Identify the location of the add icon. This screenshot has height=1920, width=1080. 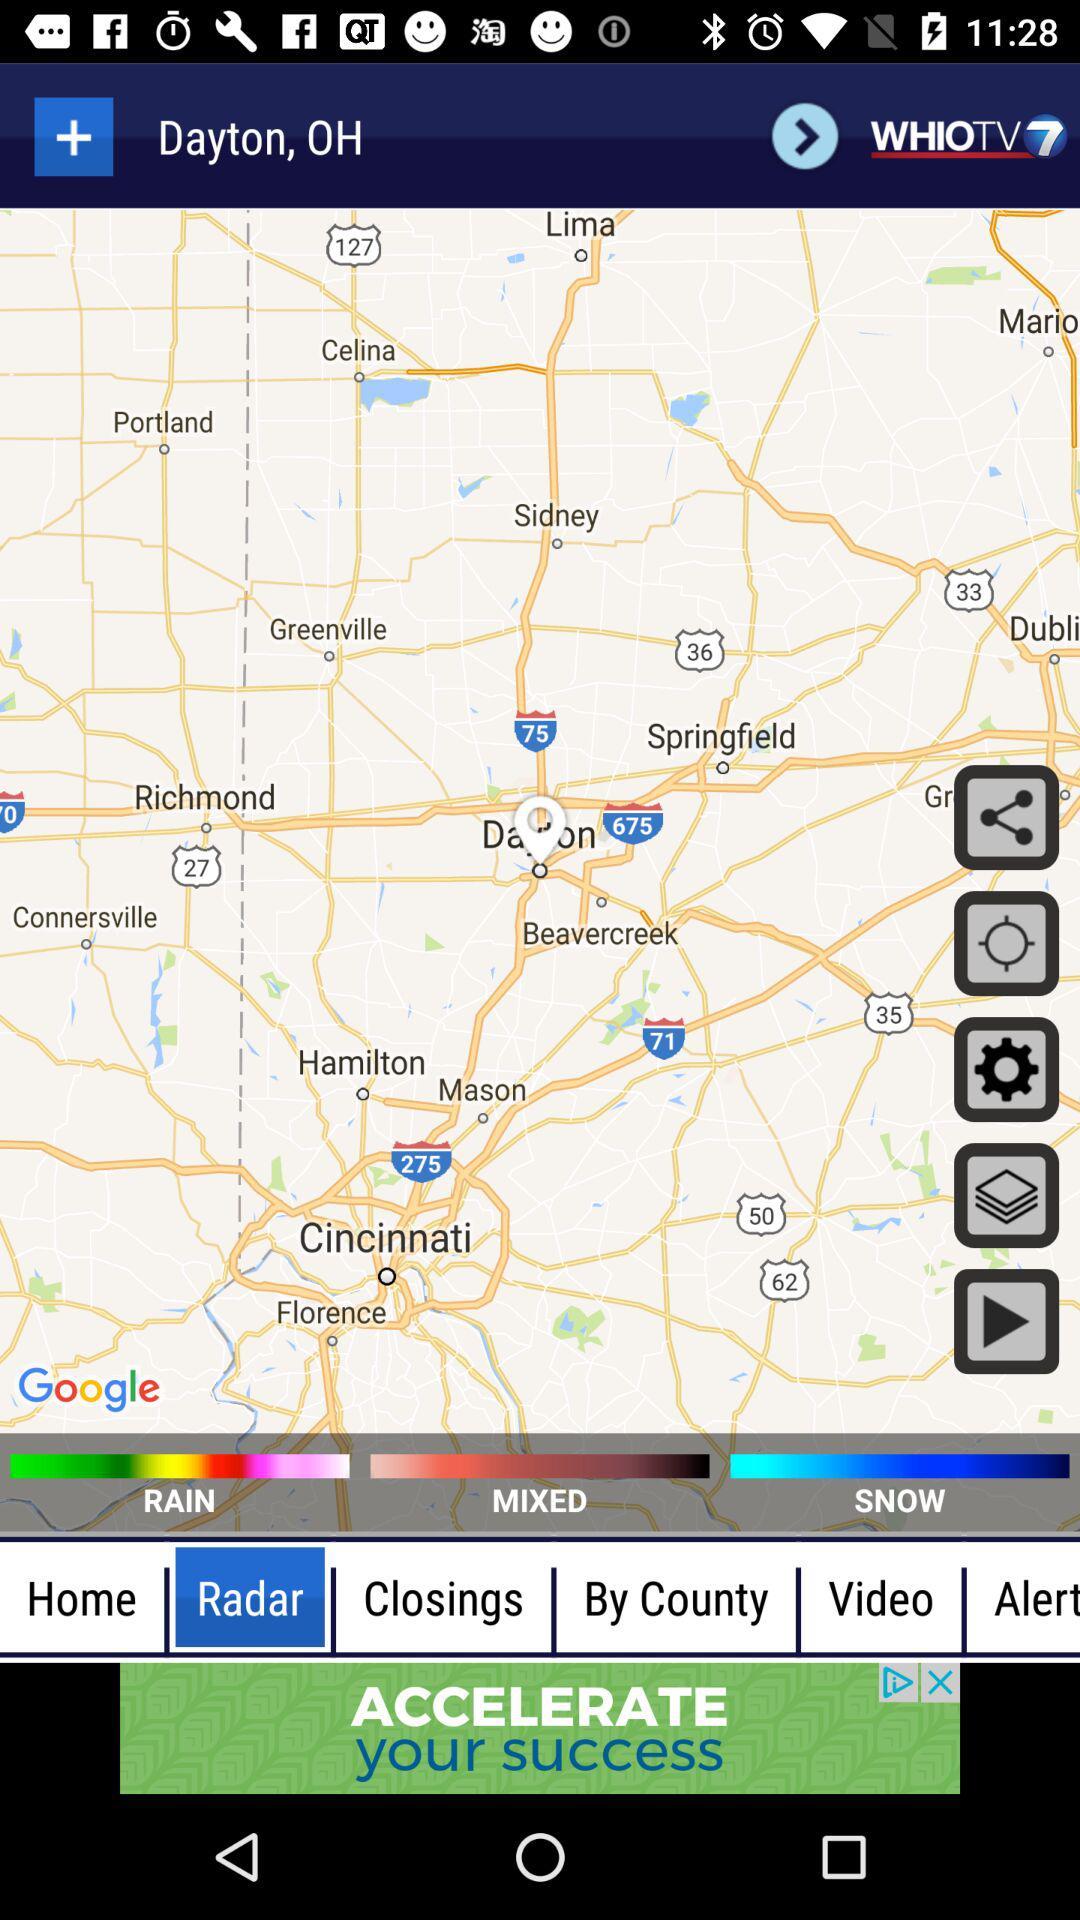
(72, 135).